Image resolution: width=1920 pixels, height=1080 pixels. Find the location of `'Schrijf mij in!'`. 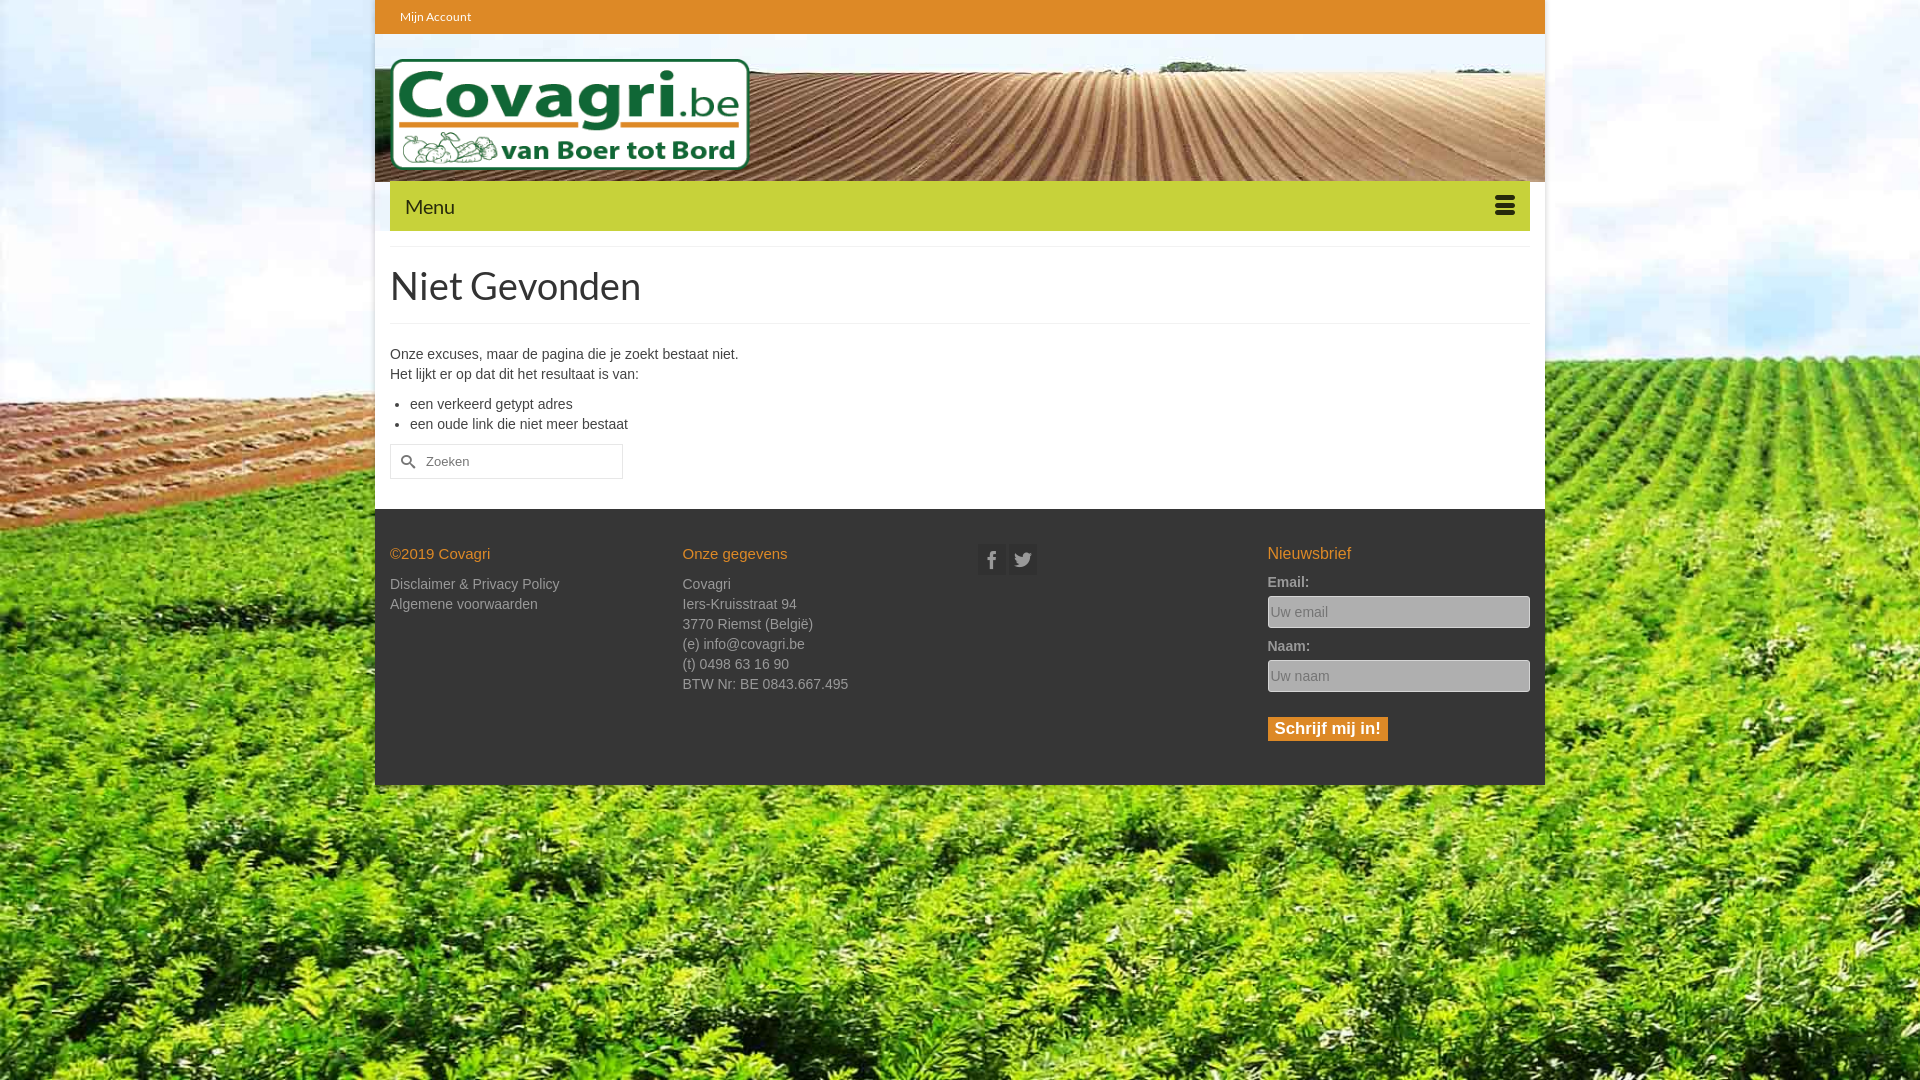

'Schrijf mij in!' is located at coordinates (1266, 729).